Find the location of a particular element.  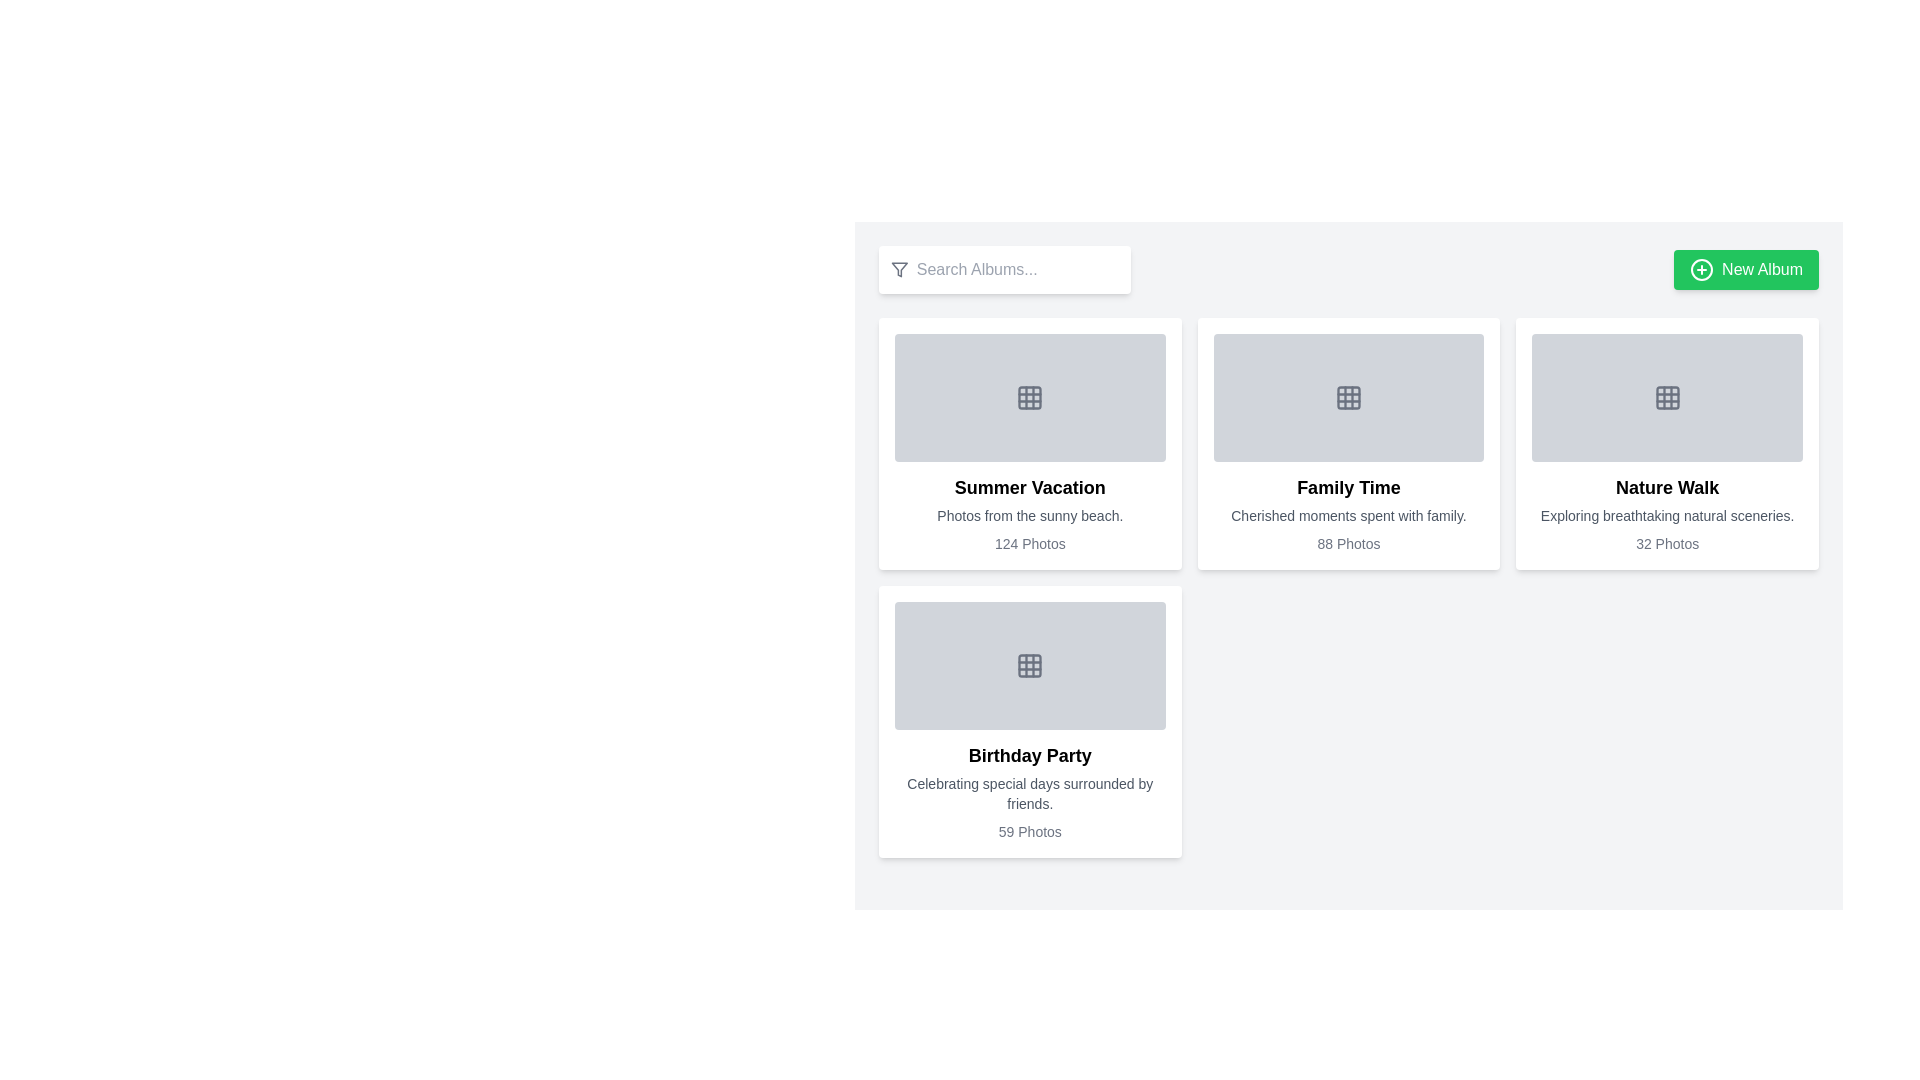

the grid icon located in the top-left card of the grid layout, which is centered above the album title 'Summer Vacation' is located at coordinates (1030, 397).